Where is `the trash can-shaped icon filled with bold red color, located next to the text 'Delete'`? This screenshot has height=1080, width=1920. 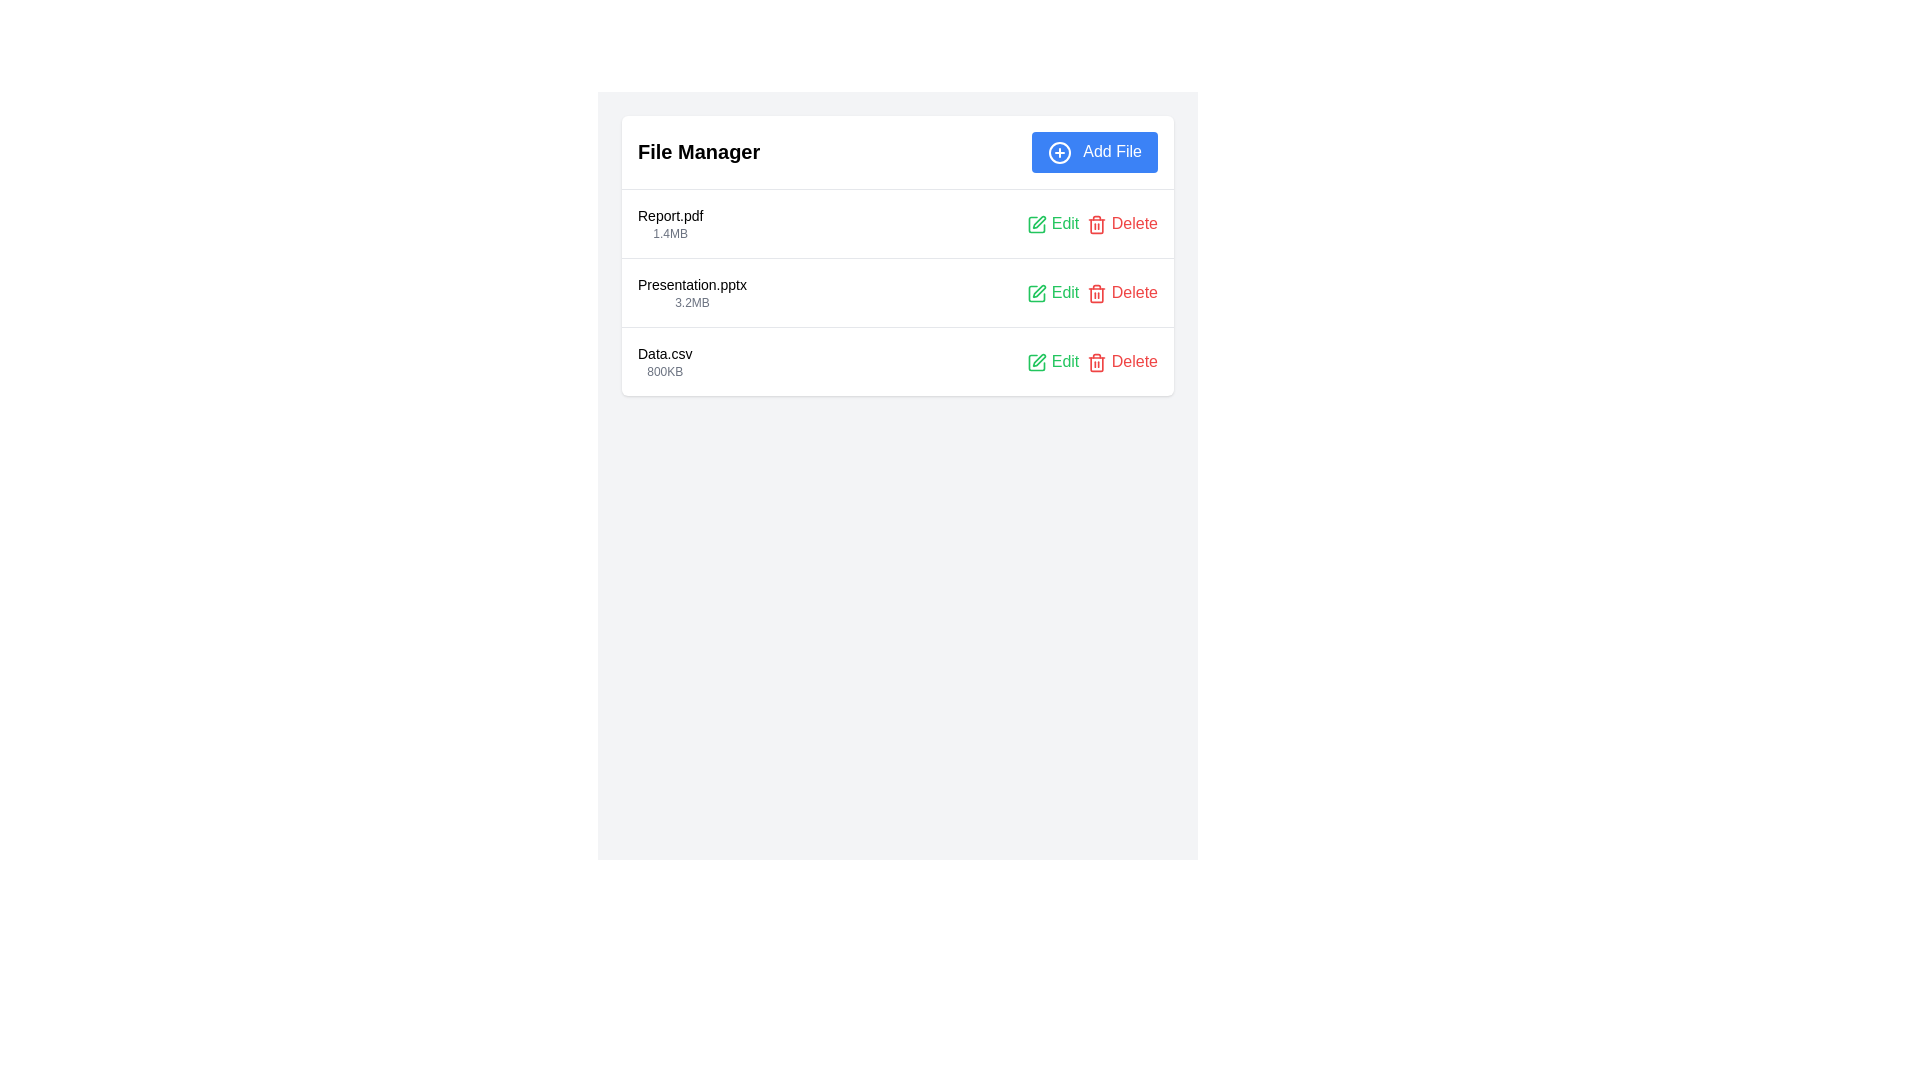
the trash can-shaped icon filled with bold red color, located next to the text 'Delete' is located at coordinates (1096, 224).